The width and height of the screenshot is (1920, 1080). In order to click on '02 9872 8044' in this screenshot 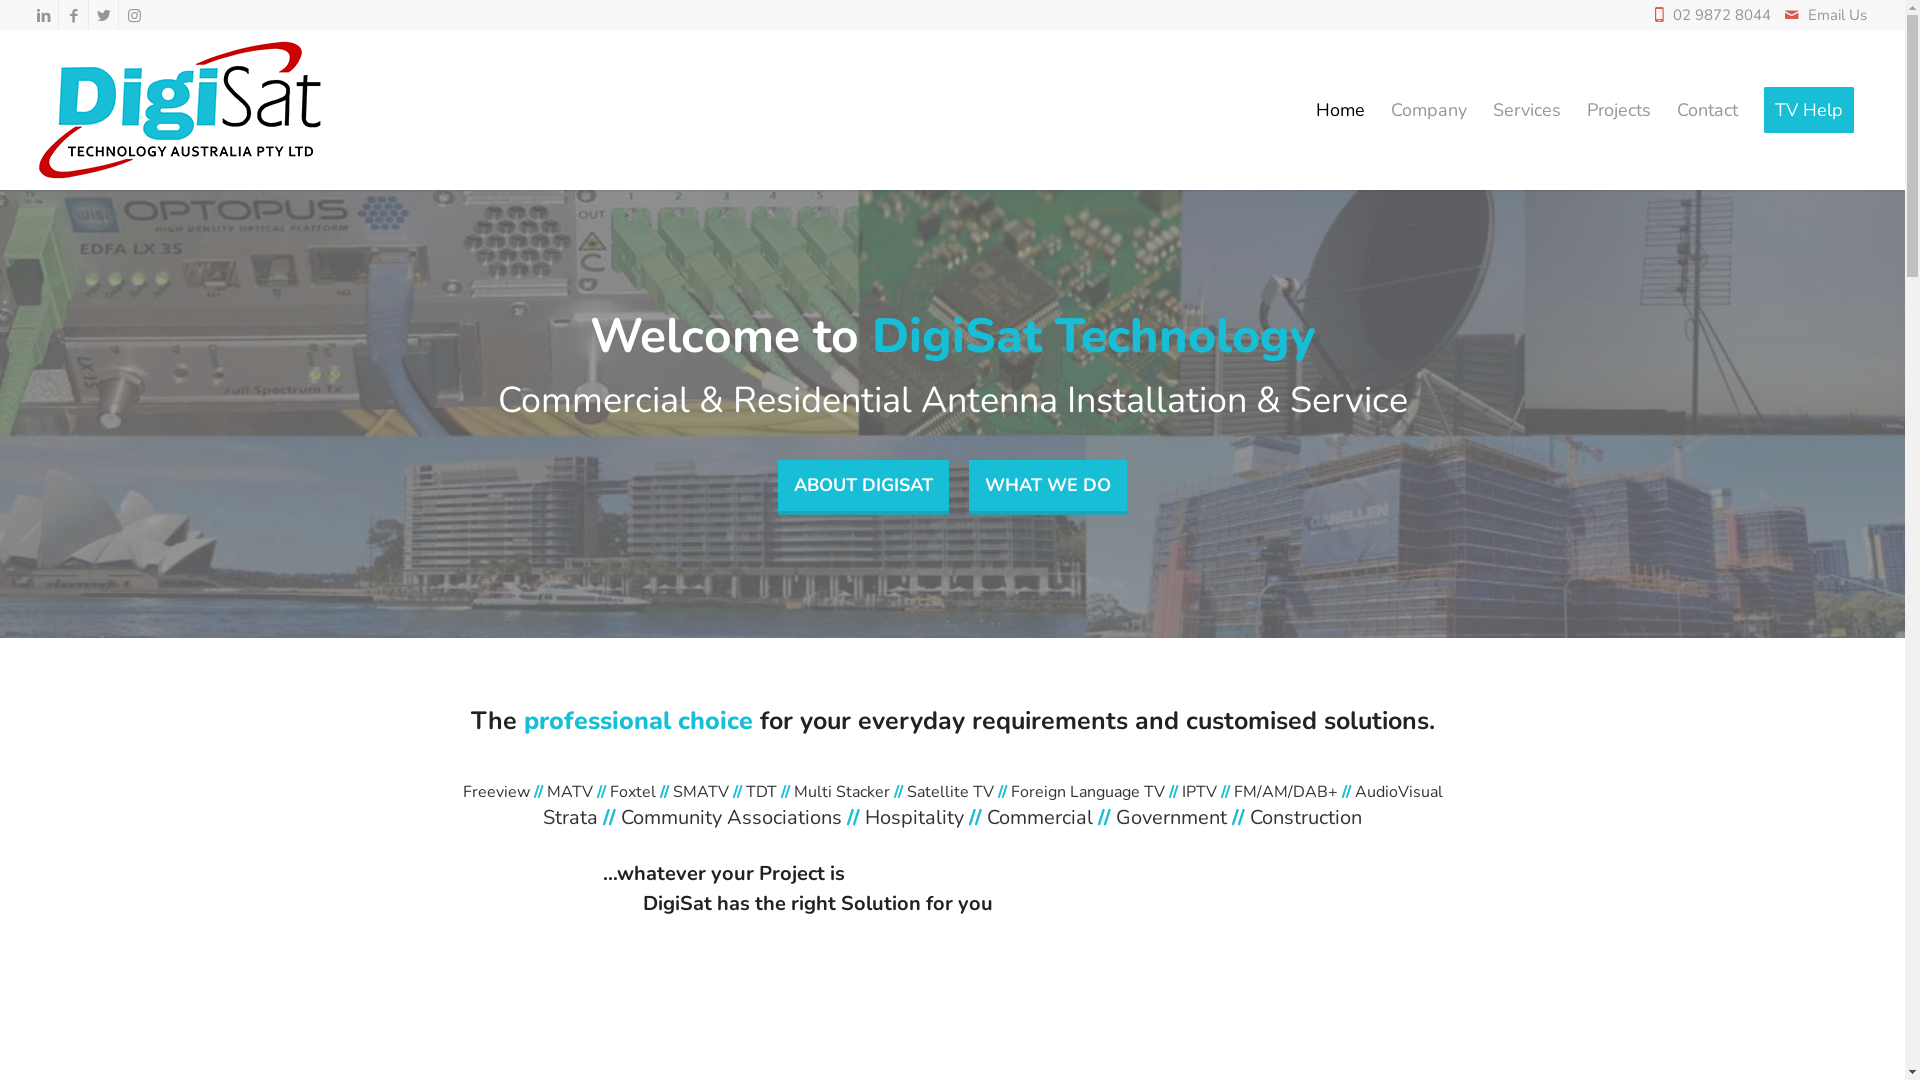, I will do `click(1726, 15)`.